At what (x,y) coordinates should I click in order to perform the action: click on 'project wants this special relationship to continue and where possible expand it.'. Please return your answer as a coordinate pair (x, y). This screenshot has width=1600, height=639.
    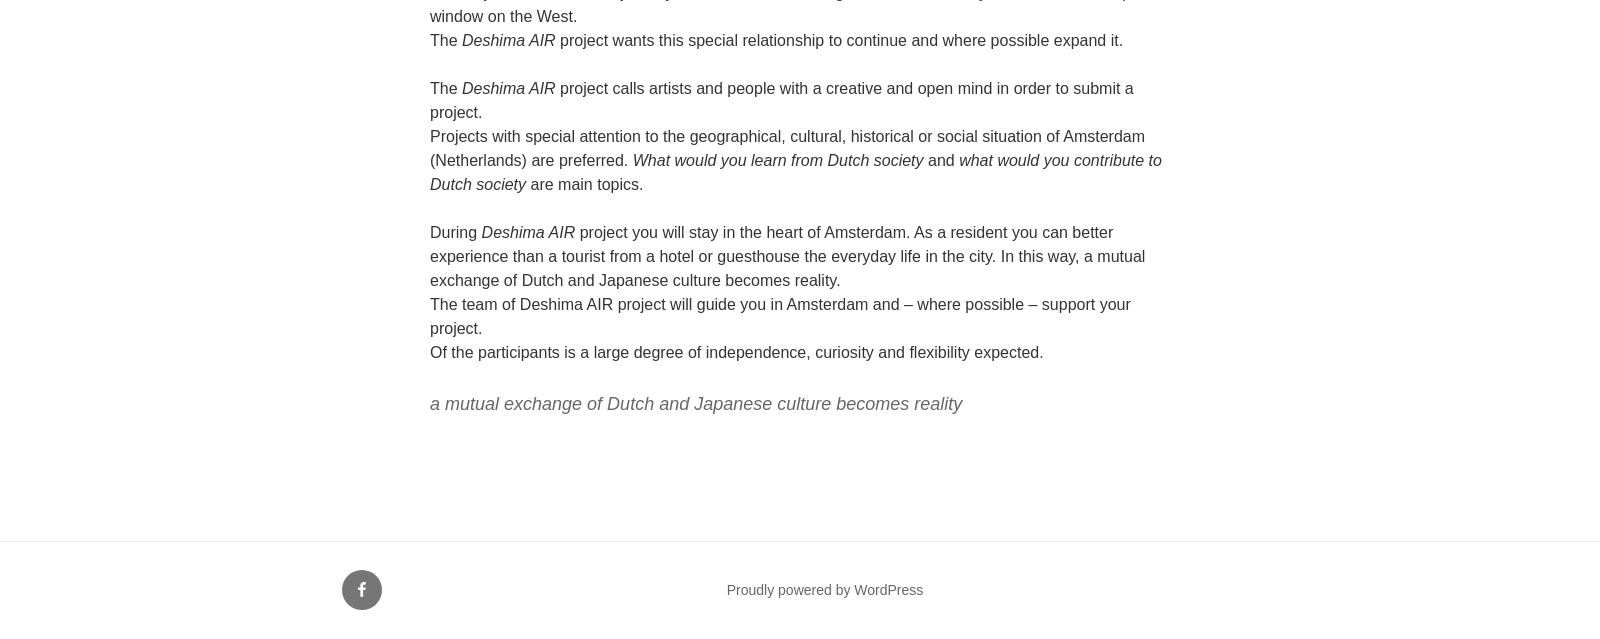
    Looking at the image, I should click on (554, 40).